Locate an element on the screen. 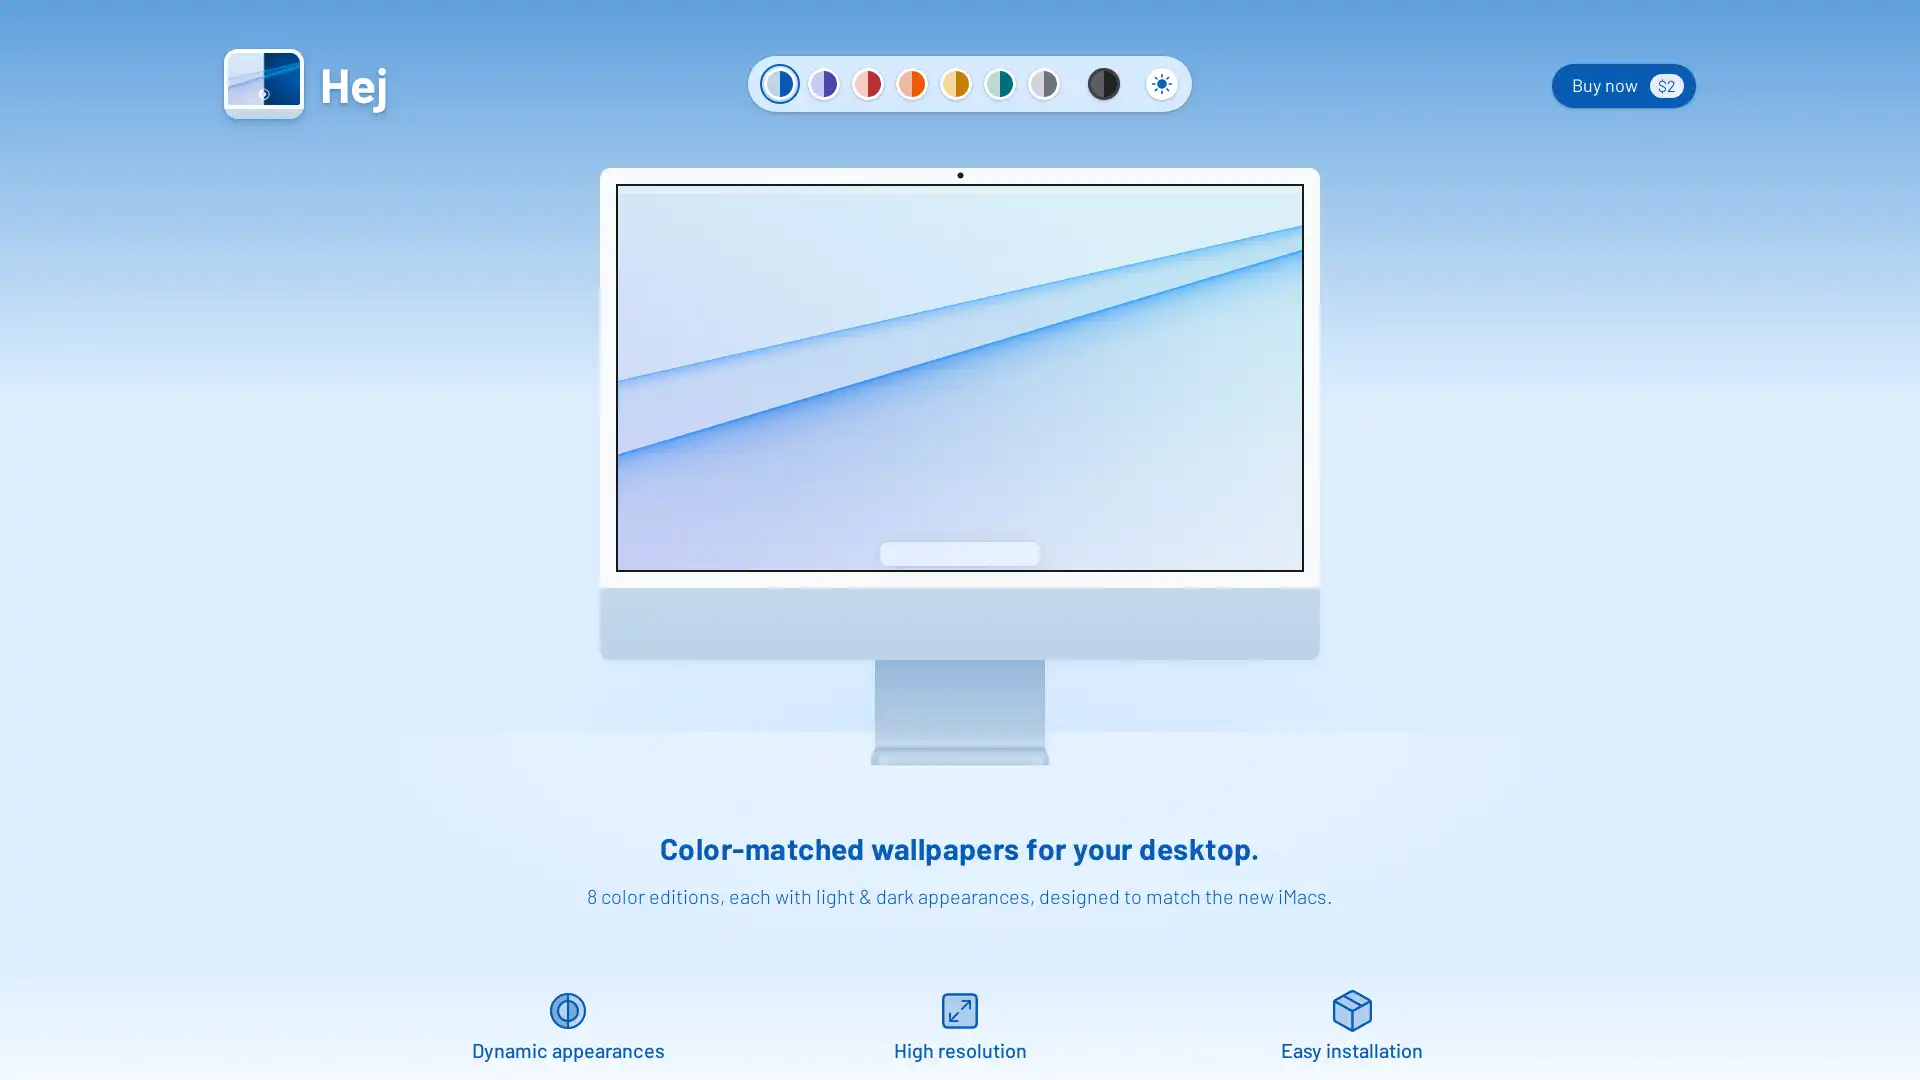 This screenshot has width=1920, height=1080. Set theme to orange is located at coordinates (911, 83).